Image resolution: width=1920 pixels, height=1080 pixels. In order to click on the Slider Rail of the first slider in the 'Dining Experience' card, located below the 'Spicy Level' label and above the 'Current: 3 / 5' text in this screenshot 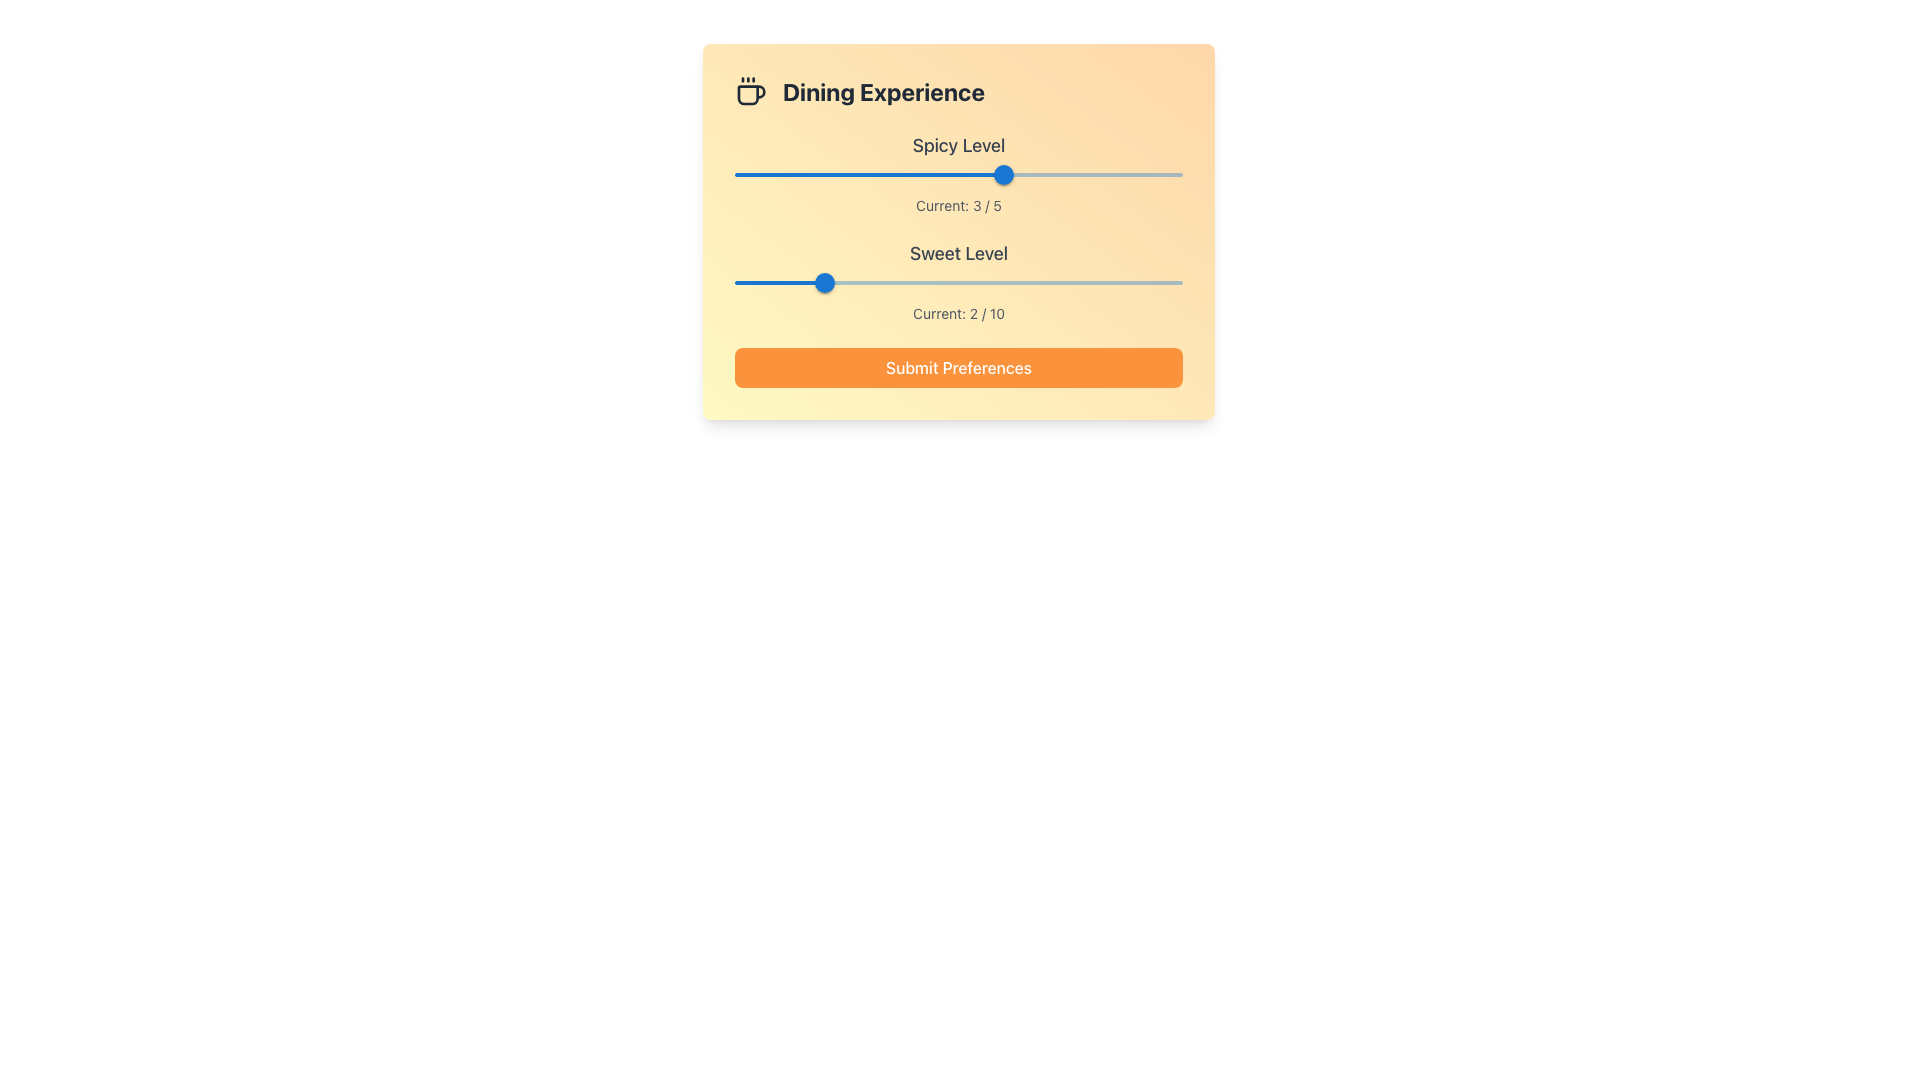, I will do `click(958, 173)`.